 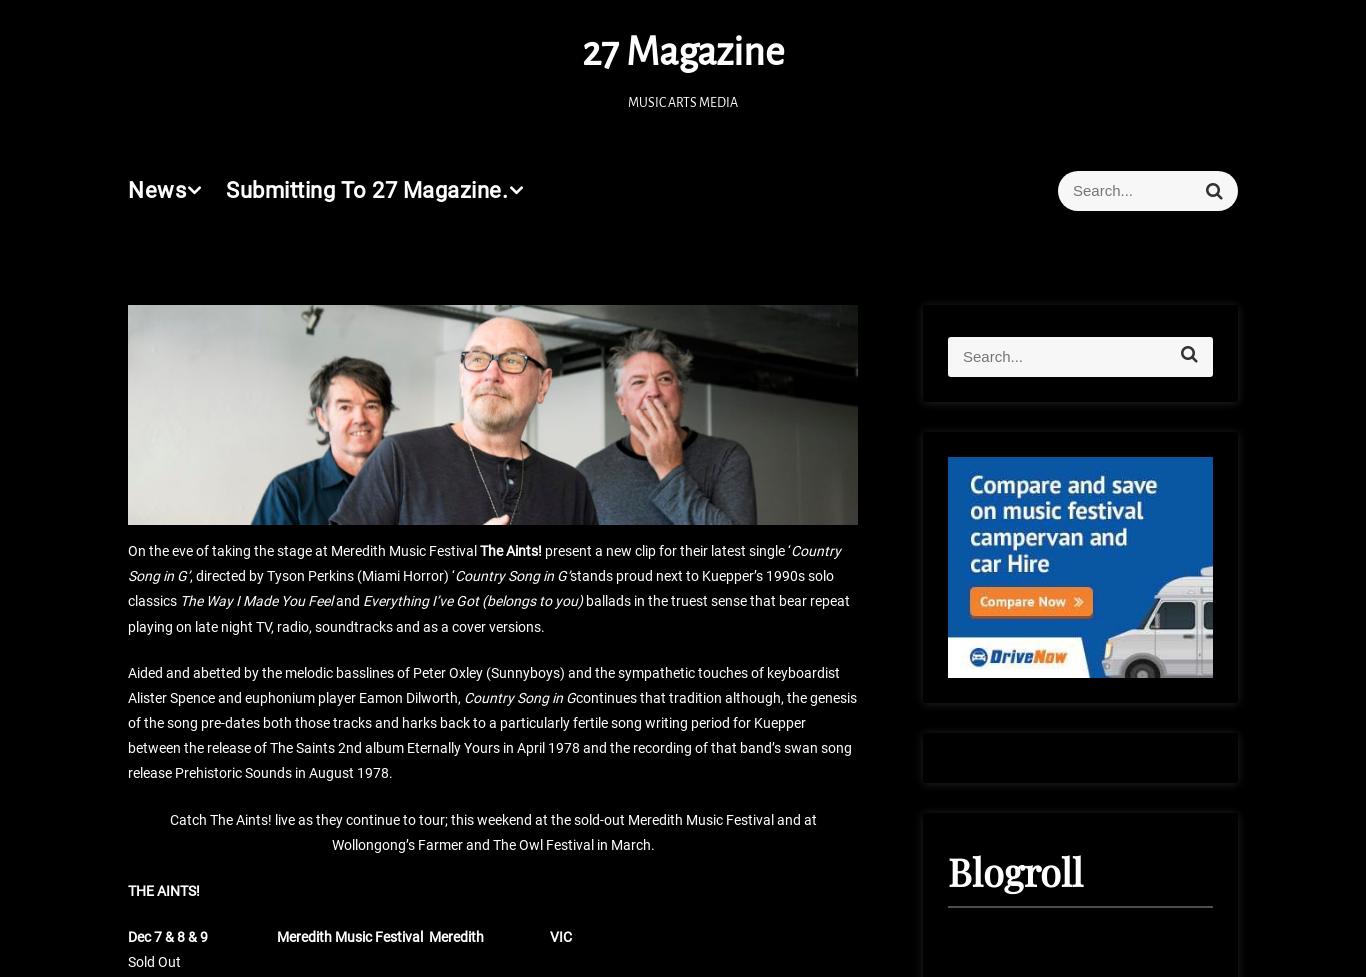 What do you see at coordinates (818, 477) in the screenshot?
I see `'News: KNOTFEST RETURNS TO AUSTRALIA IN 2024 & THE LINE-UP IS HERE!'` at bounding box center [818, 477].